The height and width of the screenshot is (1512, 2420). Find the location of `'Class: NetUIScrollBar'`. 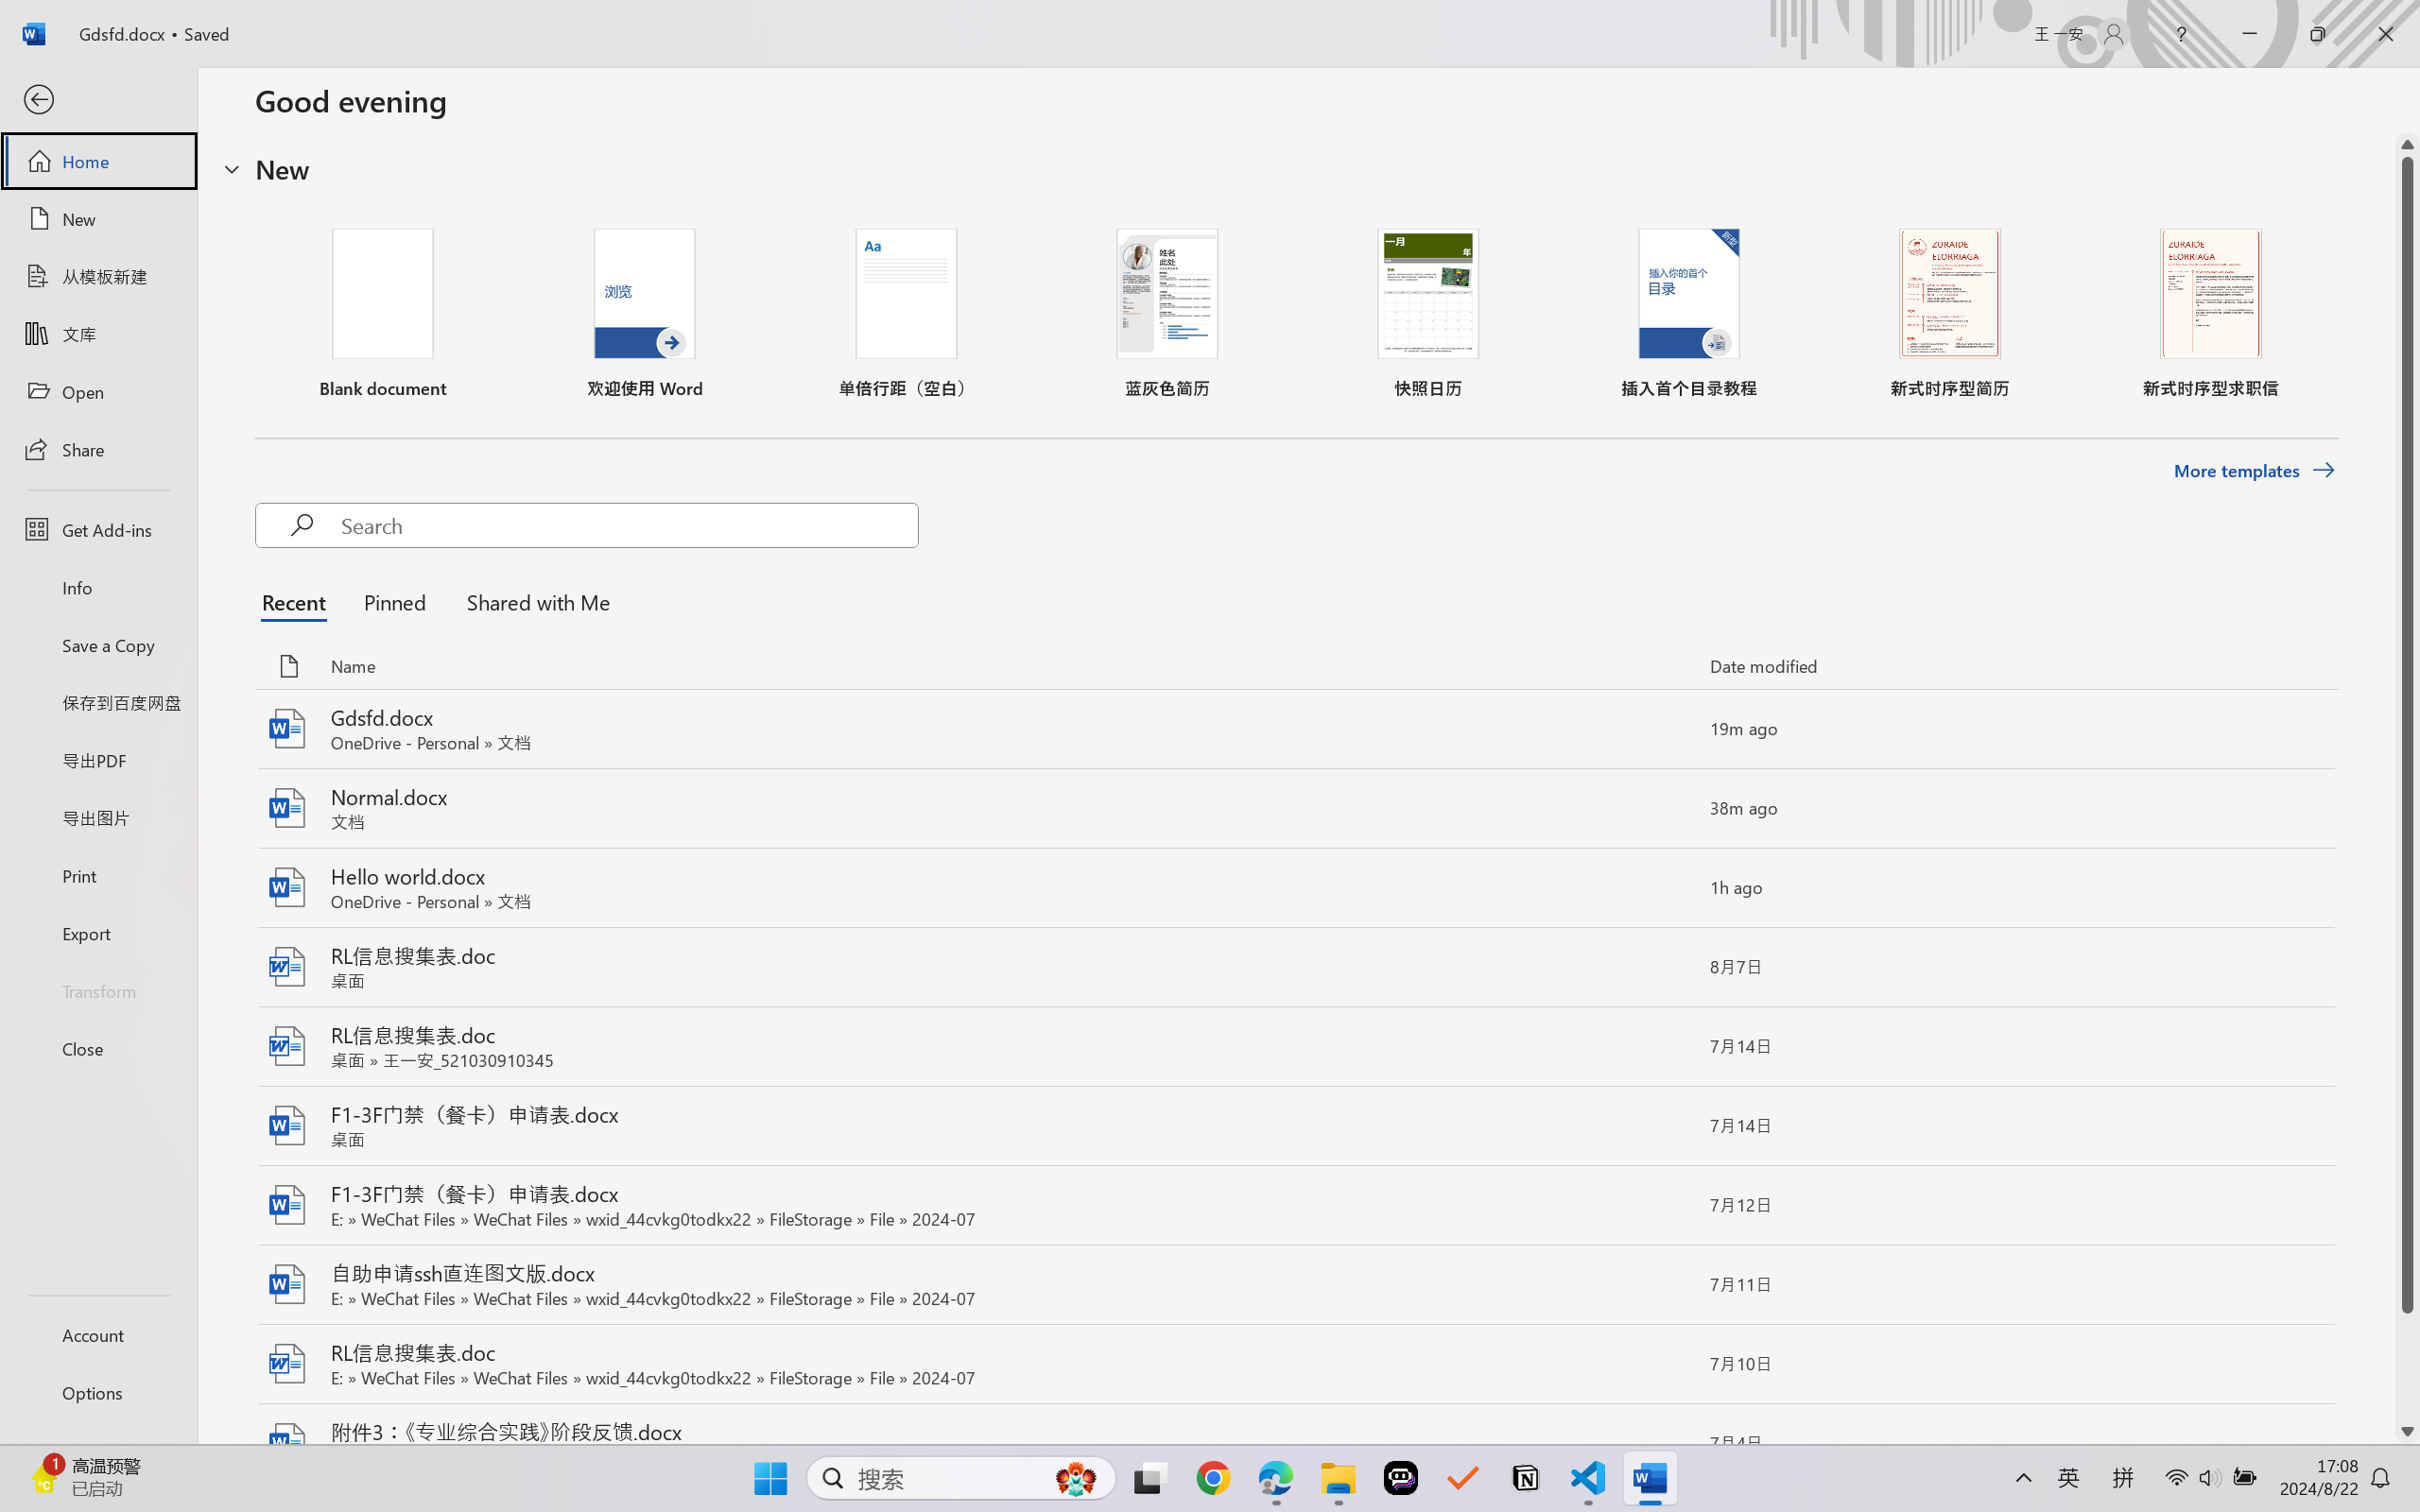

'Class: NetUIScrollBar' is located at coordinates (2407, 787).